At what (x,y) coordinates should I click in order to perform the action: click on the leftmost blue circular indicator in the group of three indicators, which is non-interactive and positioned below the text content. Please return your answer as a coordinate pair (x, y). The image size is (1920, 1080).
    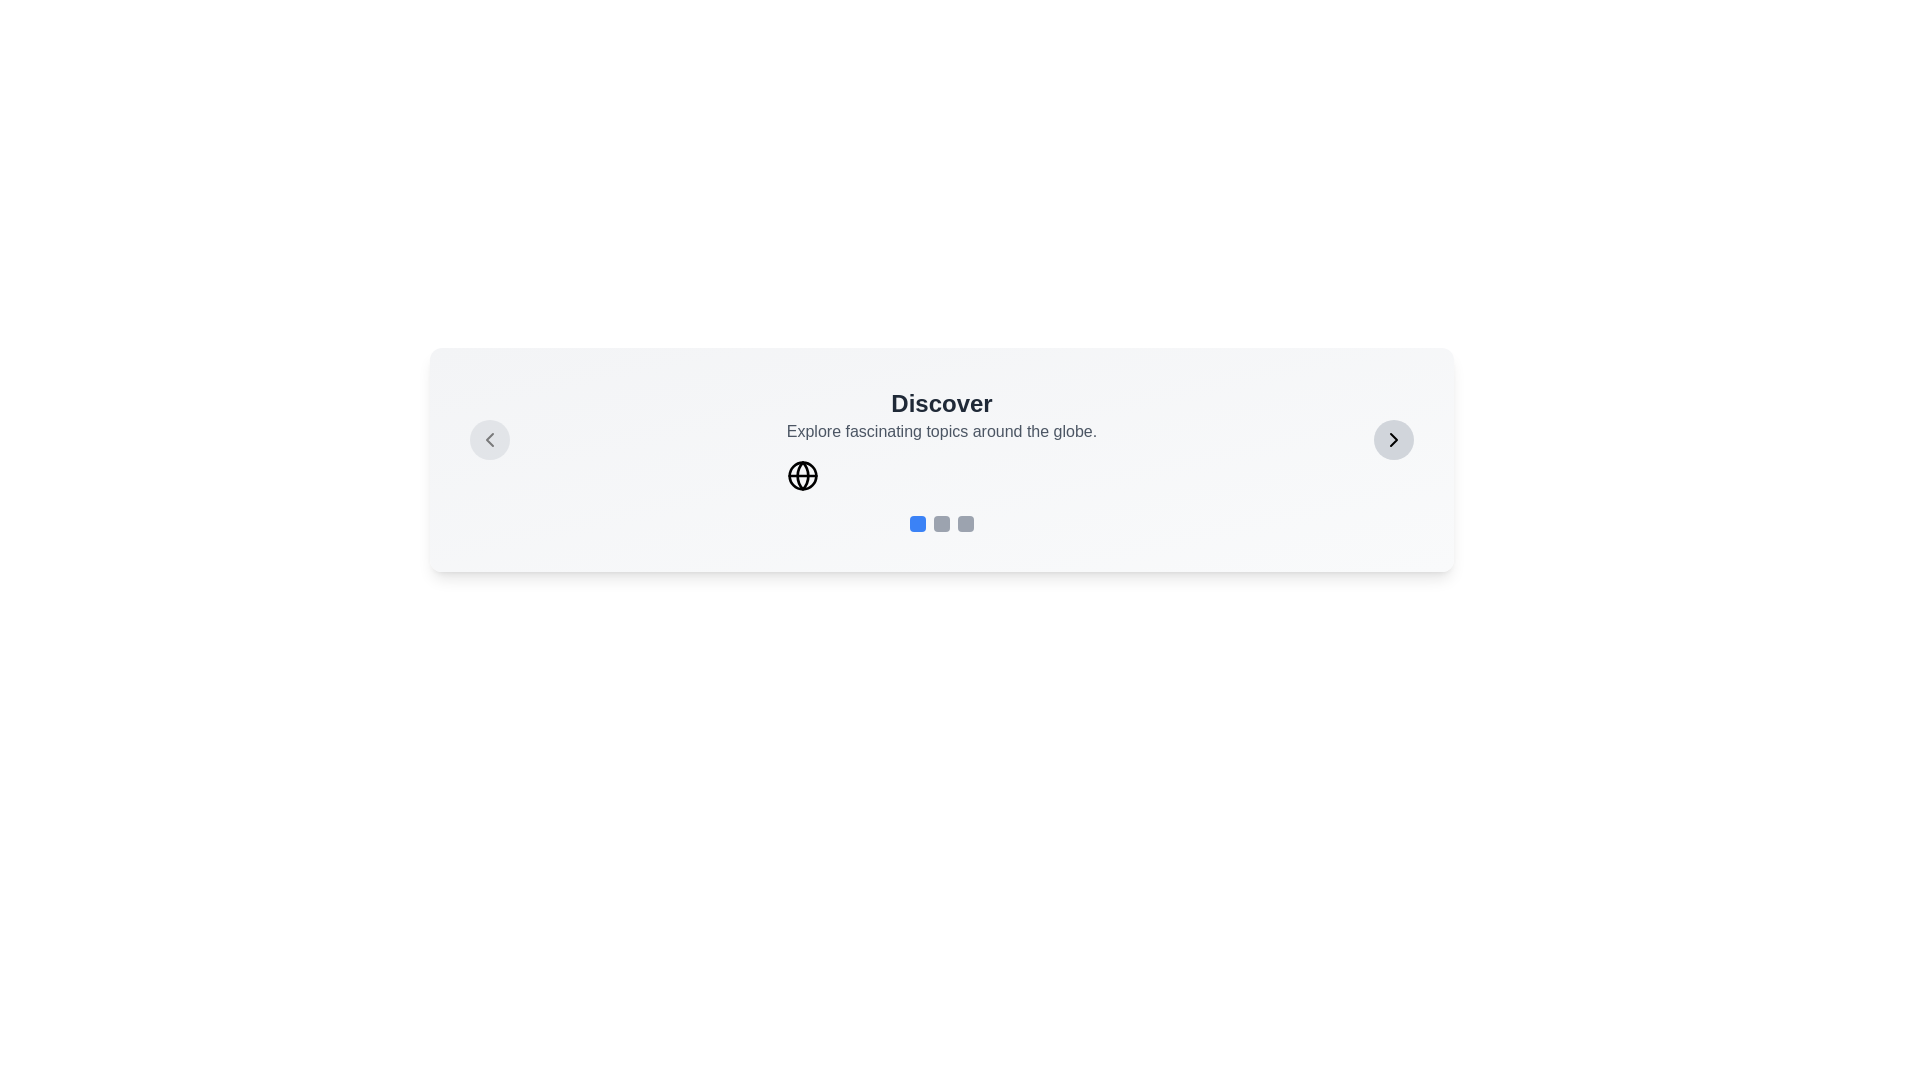
    Looking at the image, I should click on (916, 523).